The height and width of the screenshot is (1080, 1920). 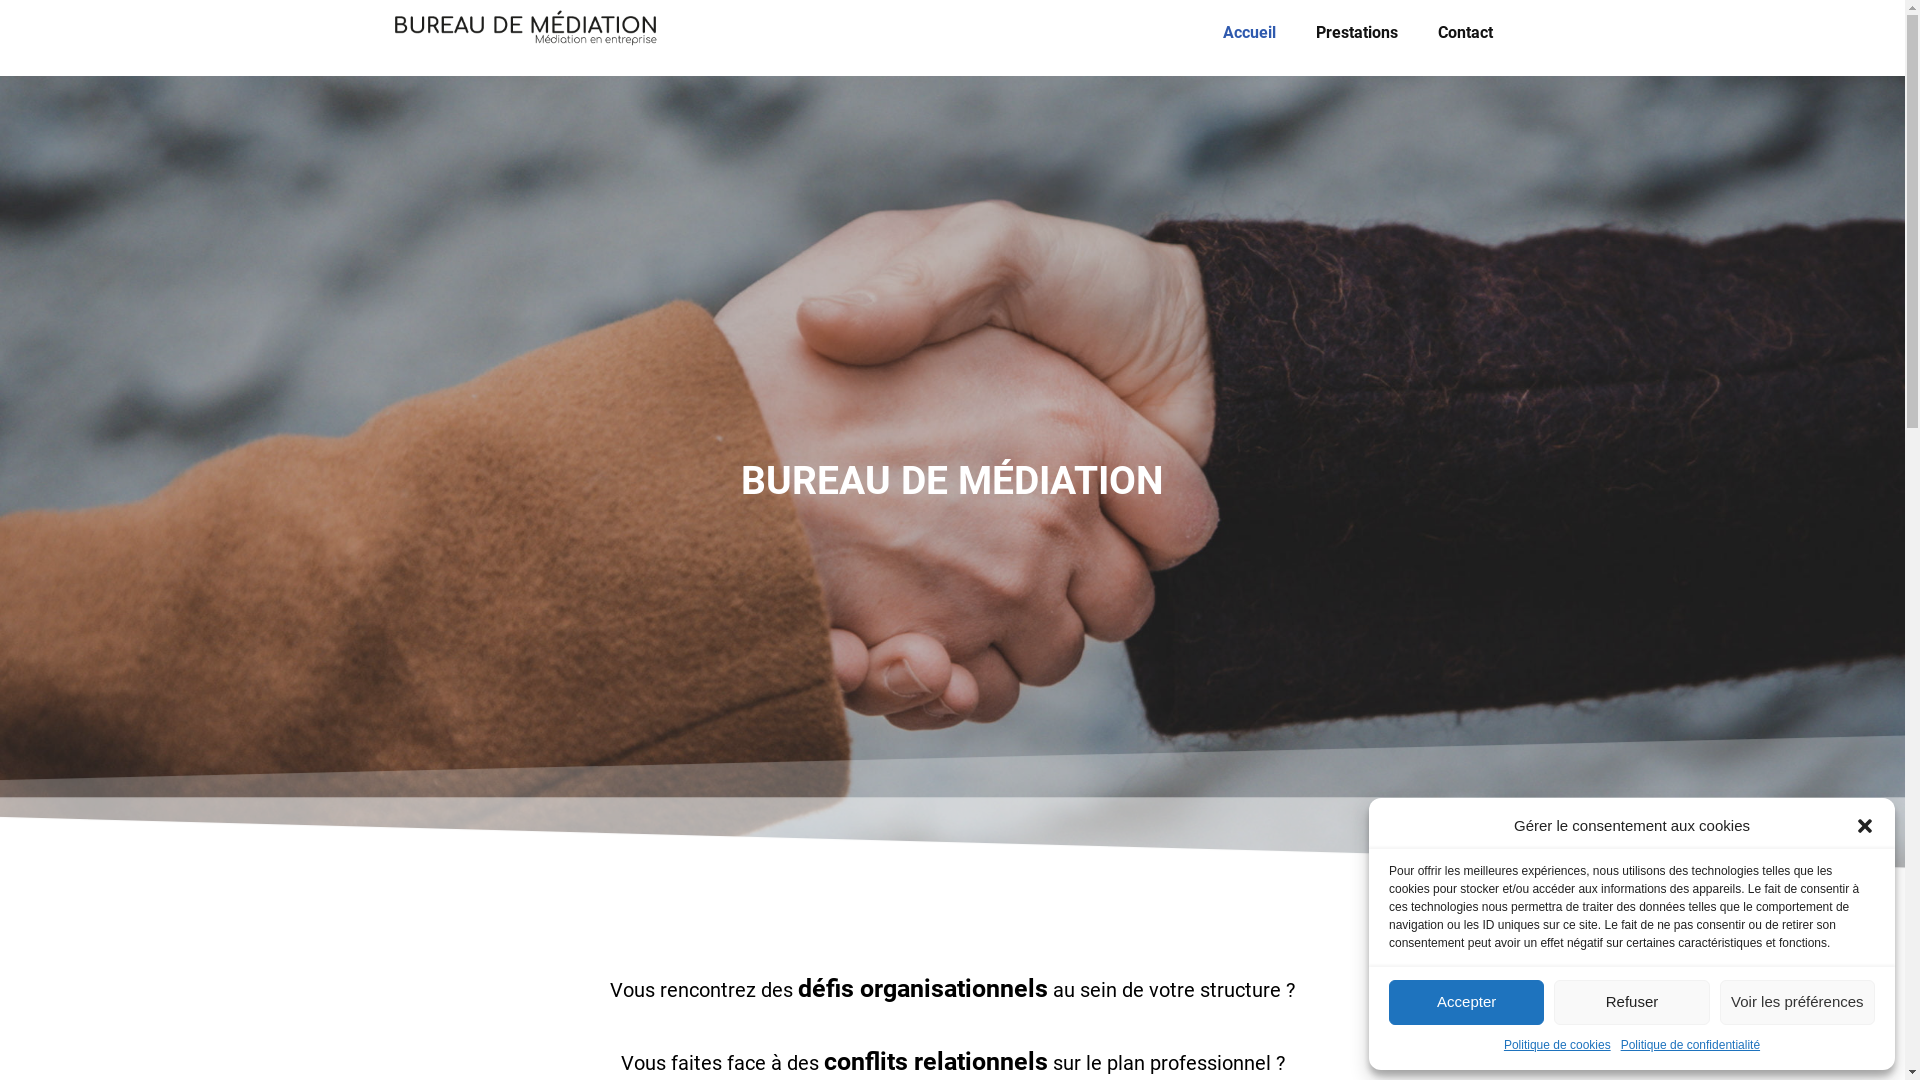 What do you see at coordinates (0, 42) in the screenshot?
I see `'Aller au contenu'` at bounding box center [0, 42].